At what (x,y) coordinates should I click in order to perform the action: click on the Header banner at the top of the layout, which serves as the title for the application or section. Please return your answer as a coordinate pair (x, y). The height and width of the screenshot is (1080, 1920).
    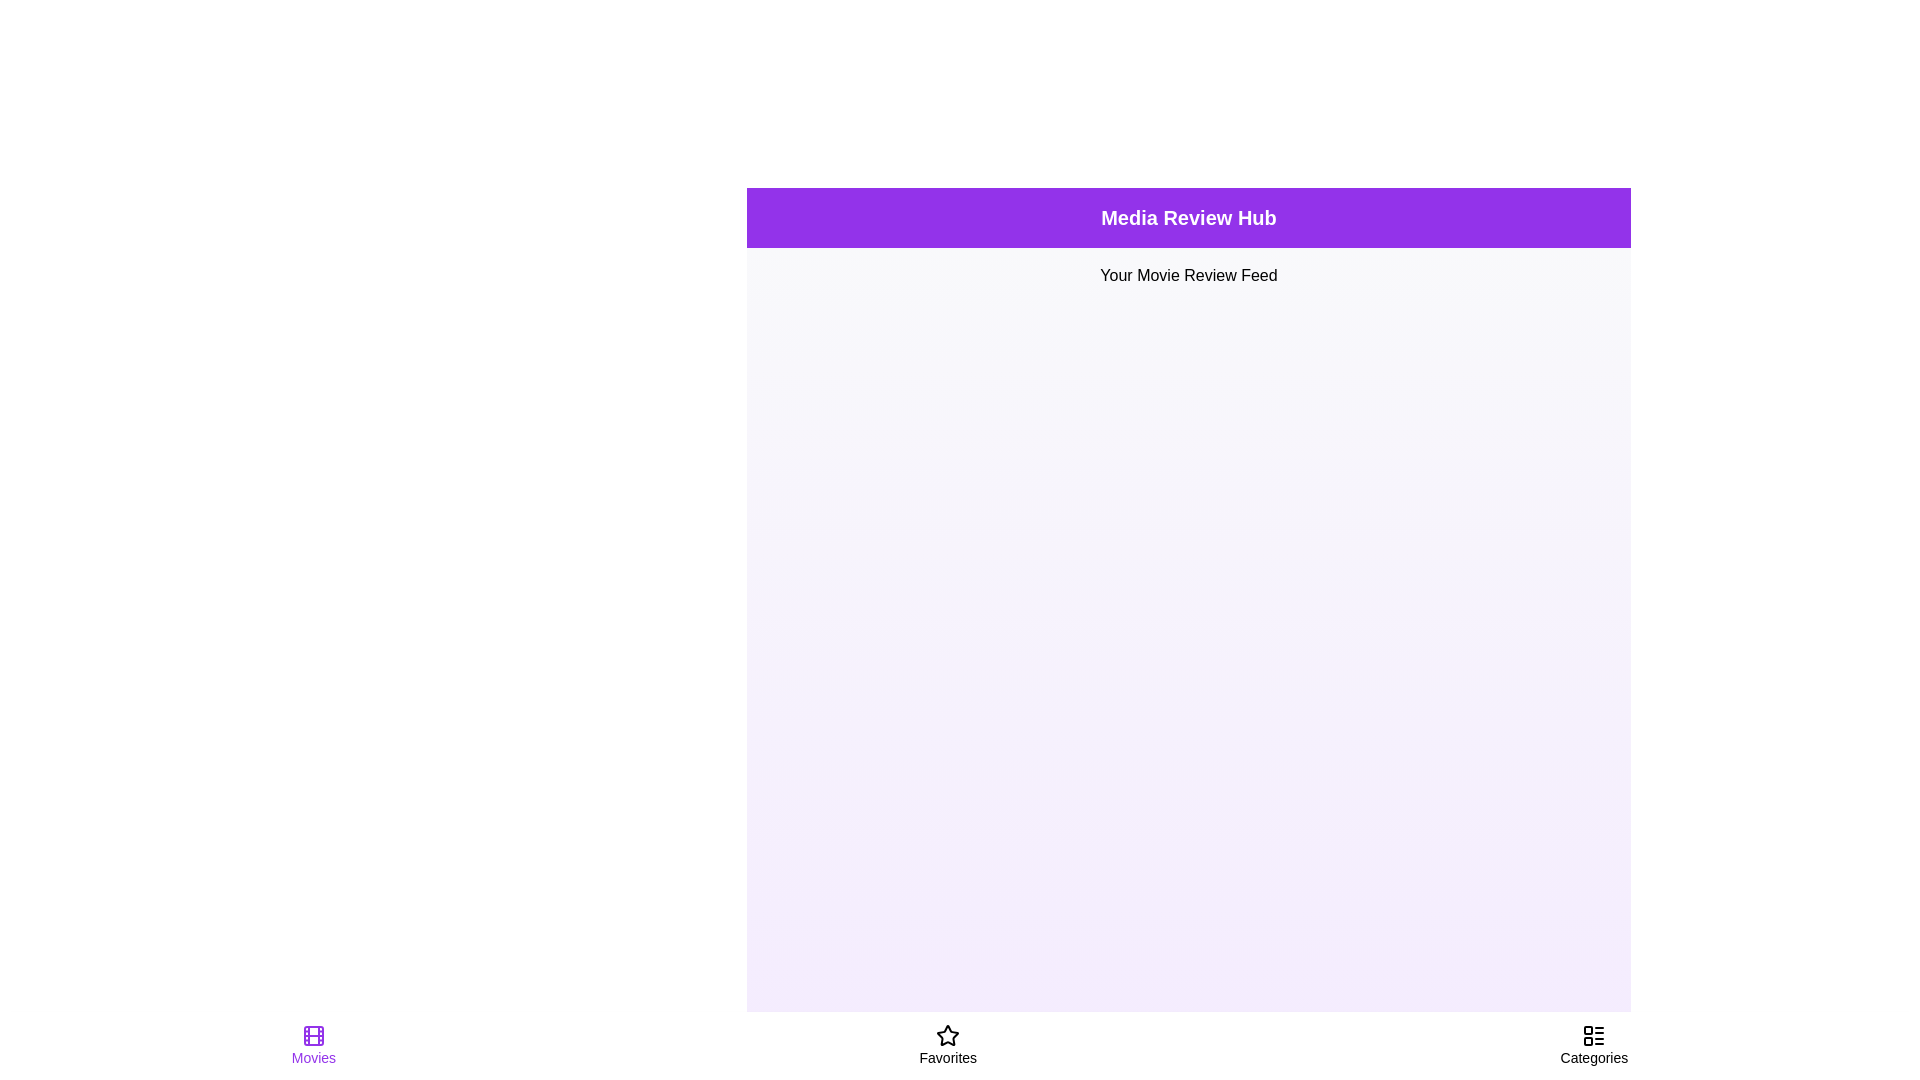
    Looking at the image, I should click on (1189, 218).